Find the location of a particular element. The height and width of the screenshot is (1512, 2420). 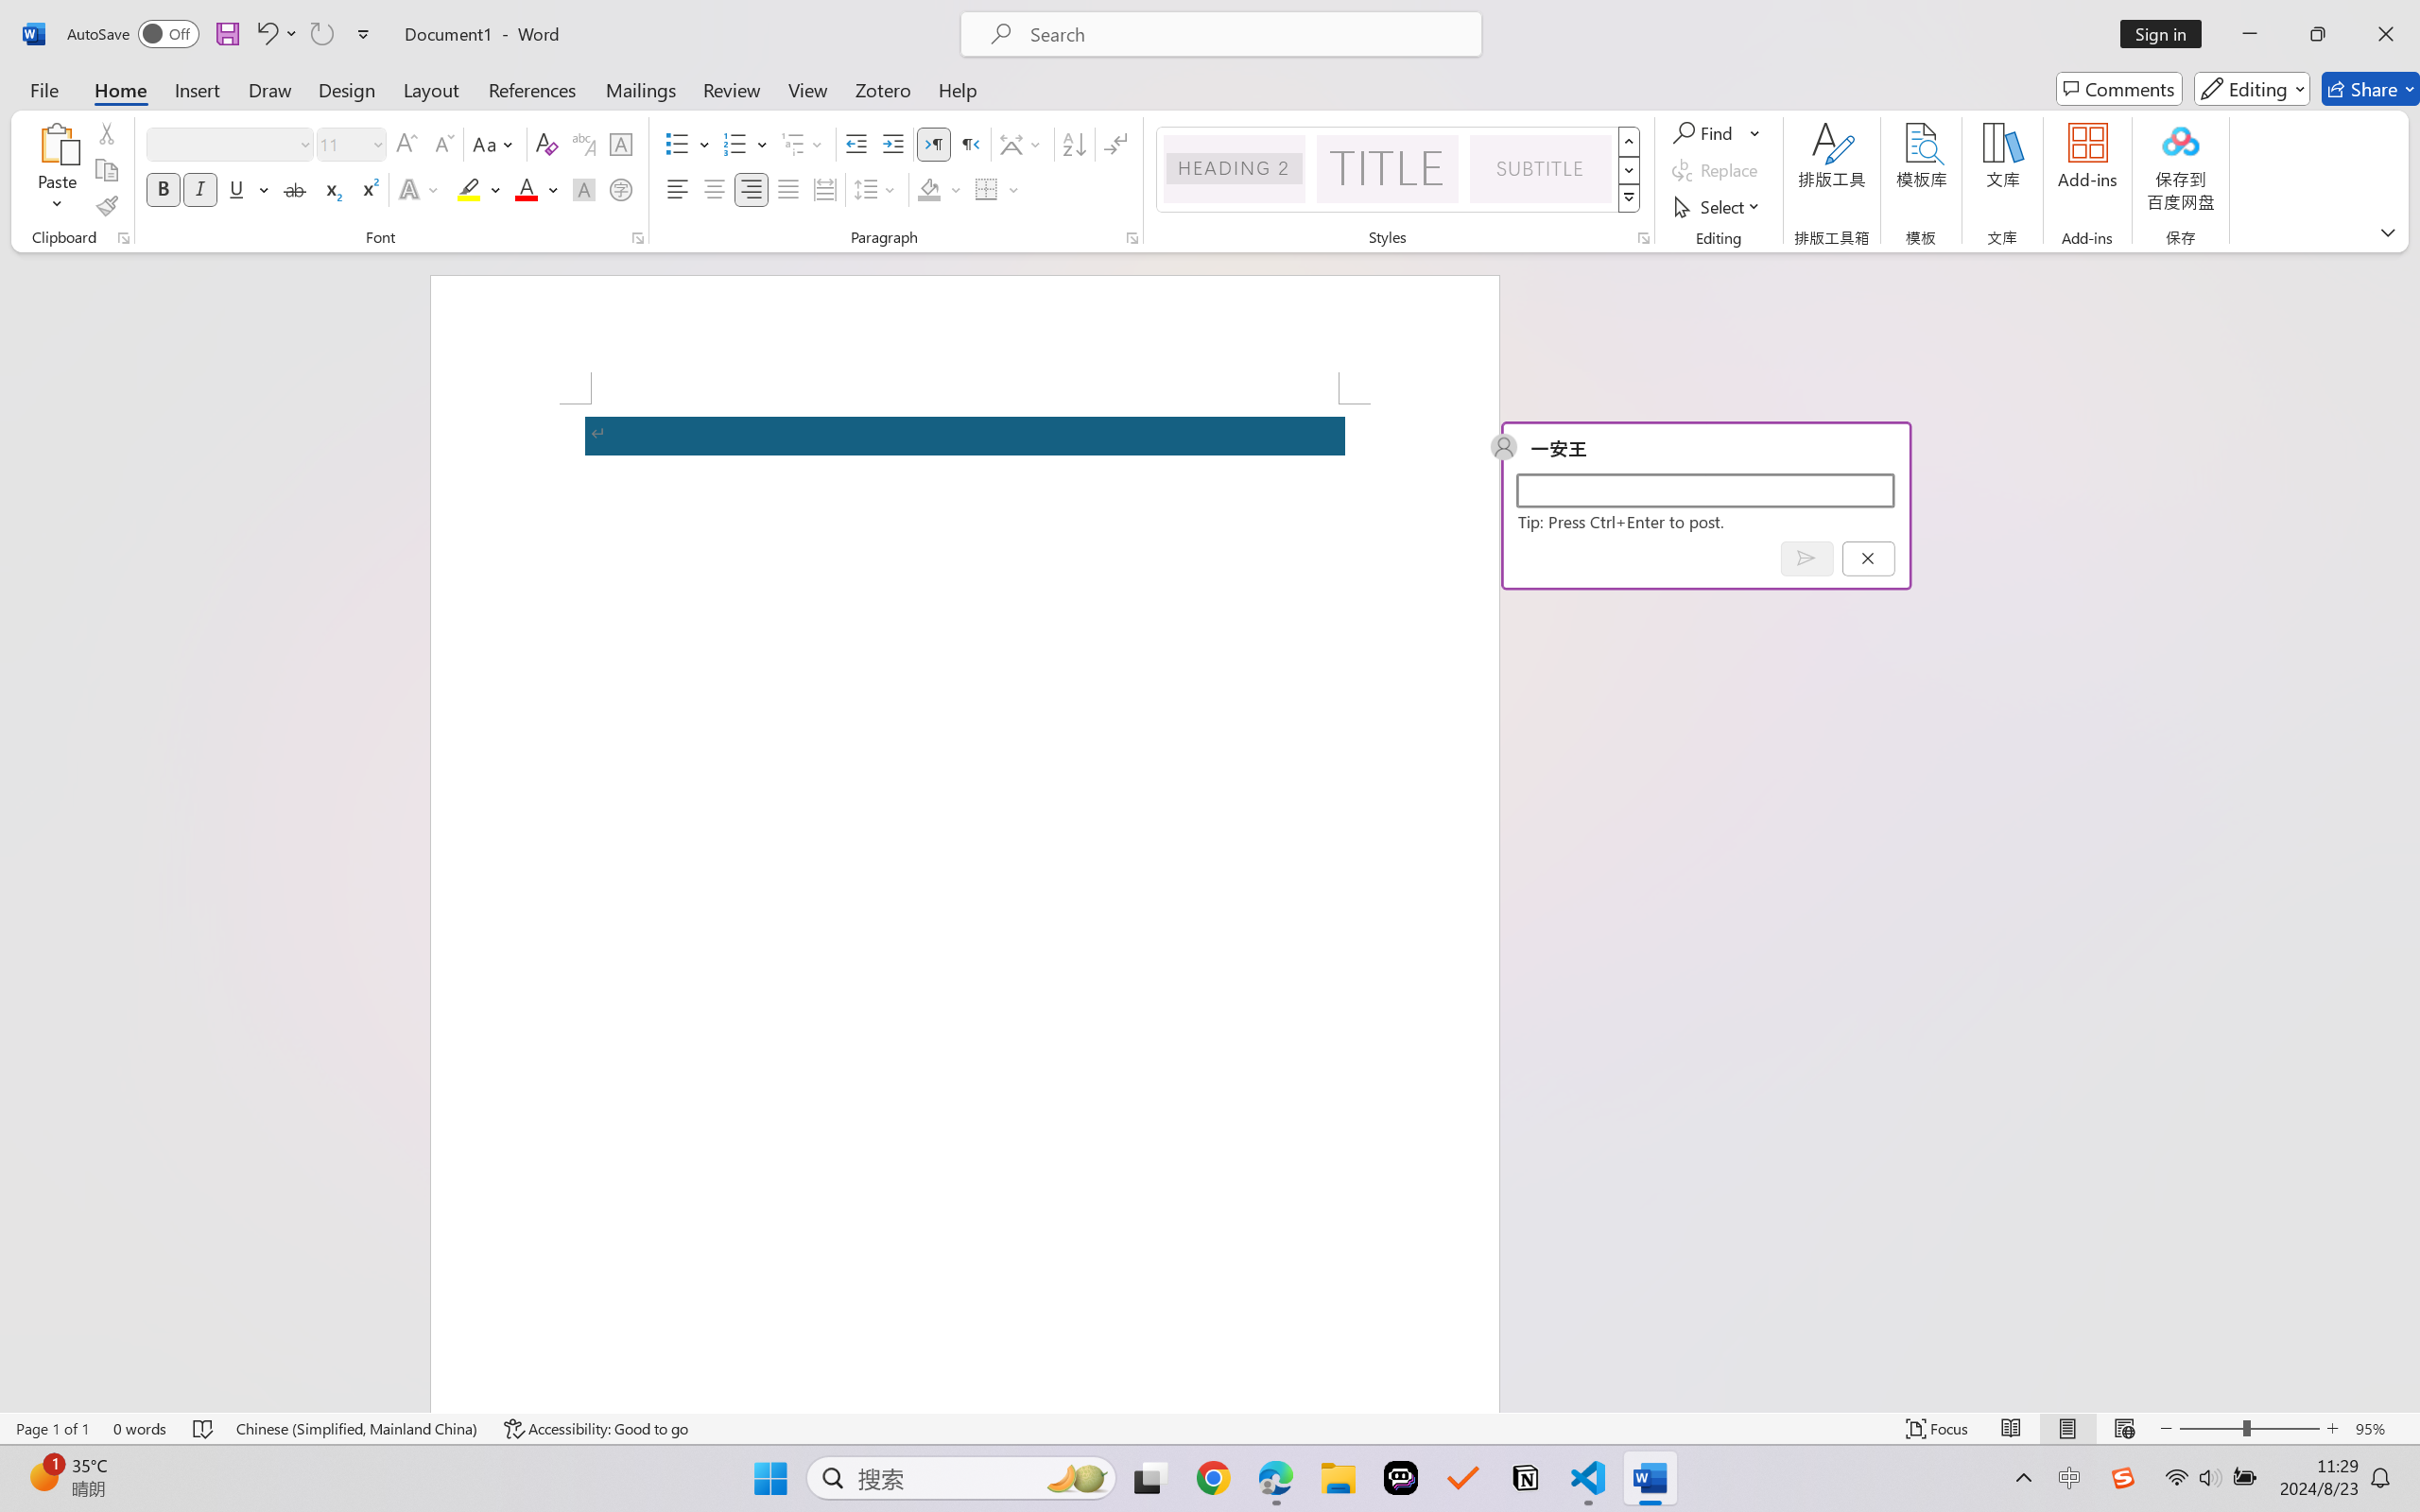

'Undo' is located at coordinates (265, 33).